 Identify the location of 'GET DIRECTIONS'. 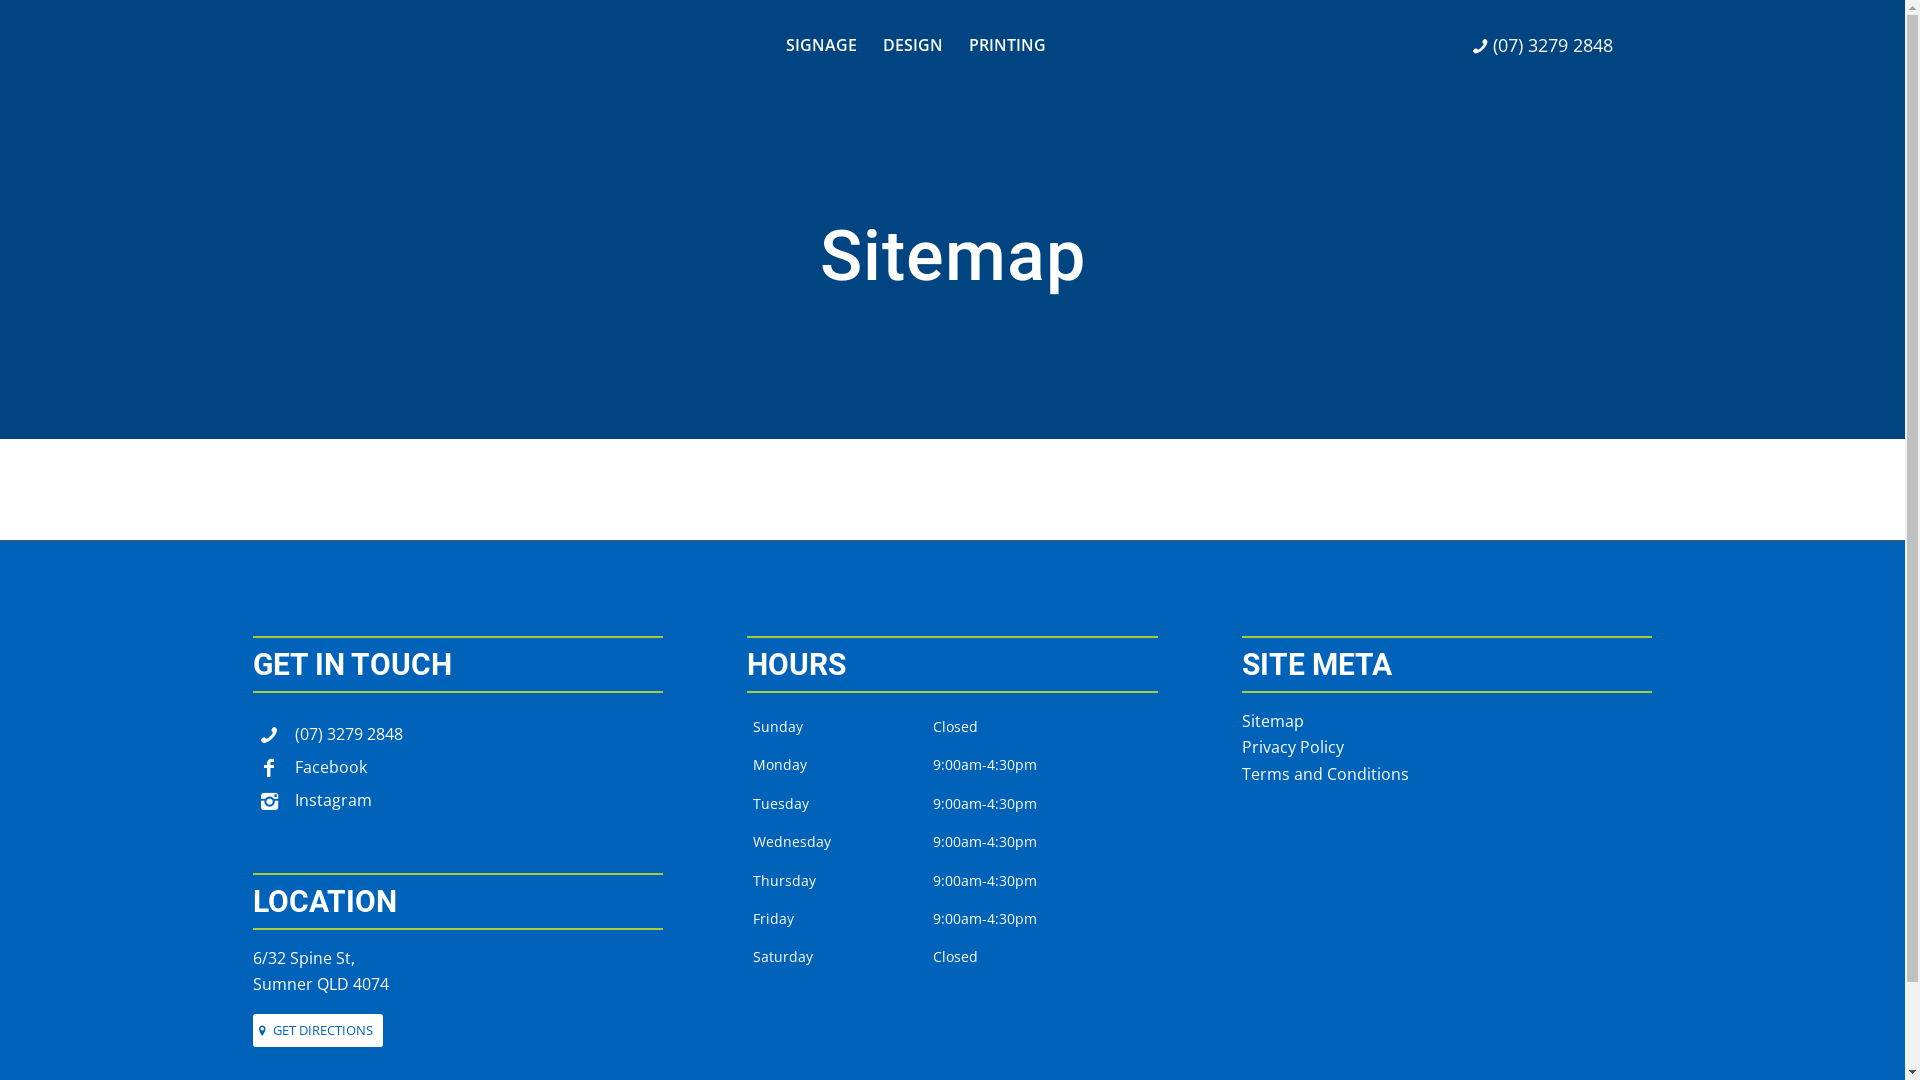
(251, 1030).